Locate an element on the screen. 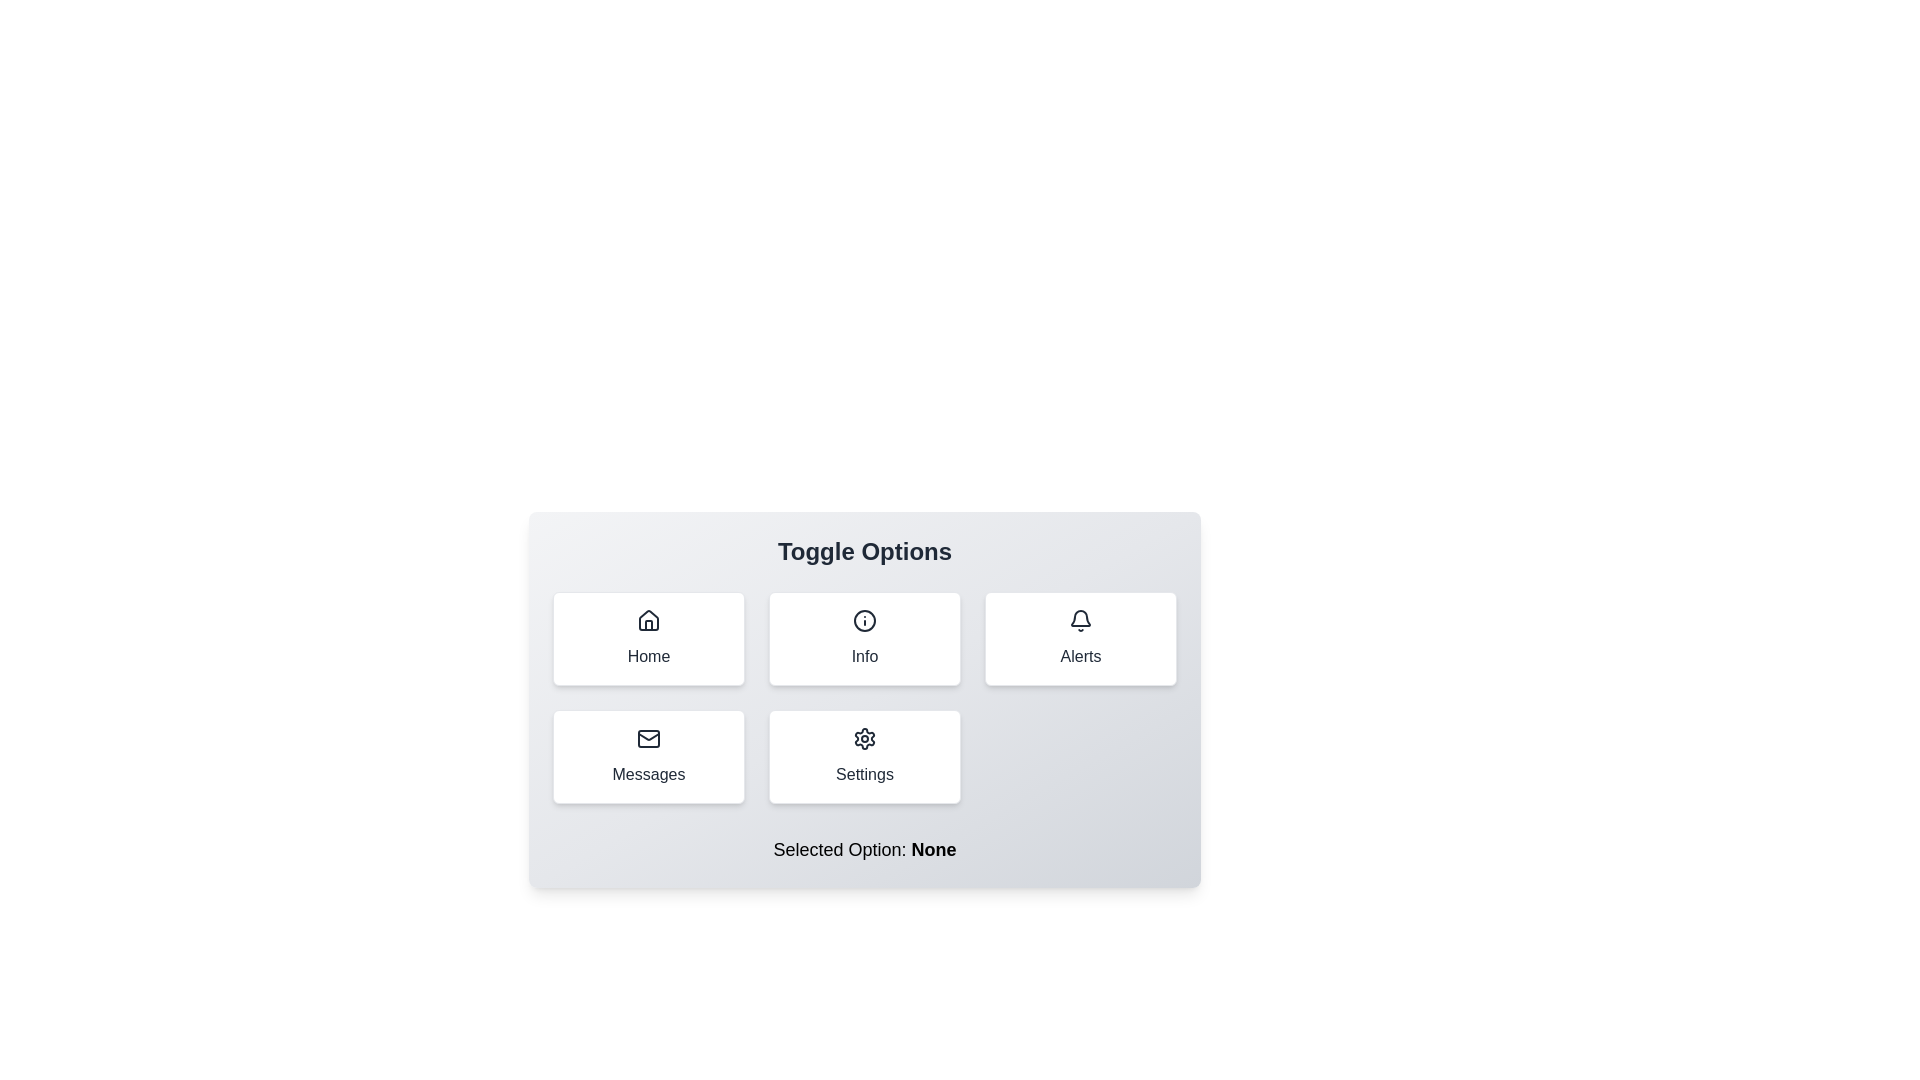  the 'Home' button located in the top-left corner of the button grid is located at coordinates (648, 639).